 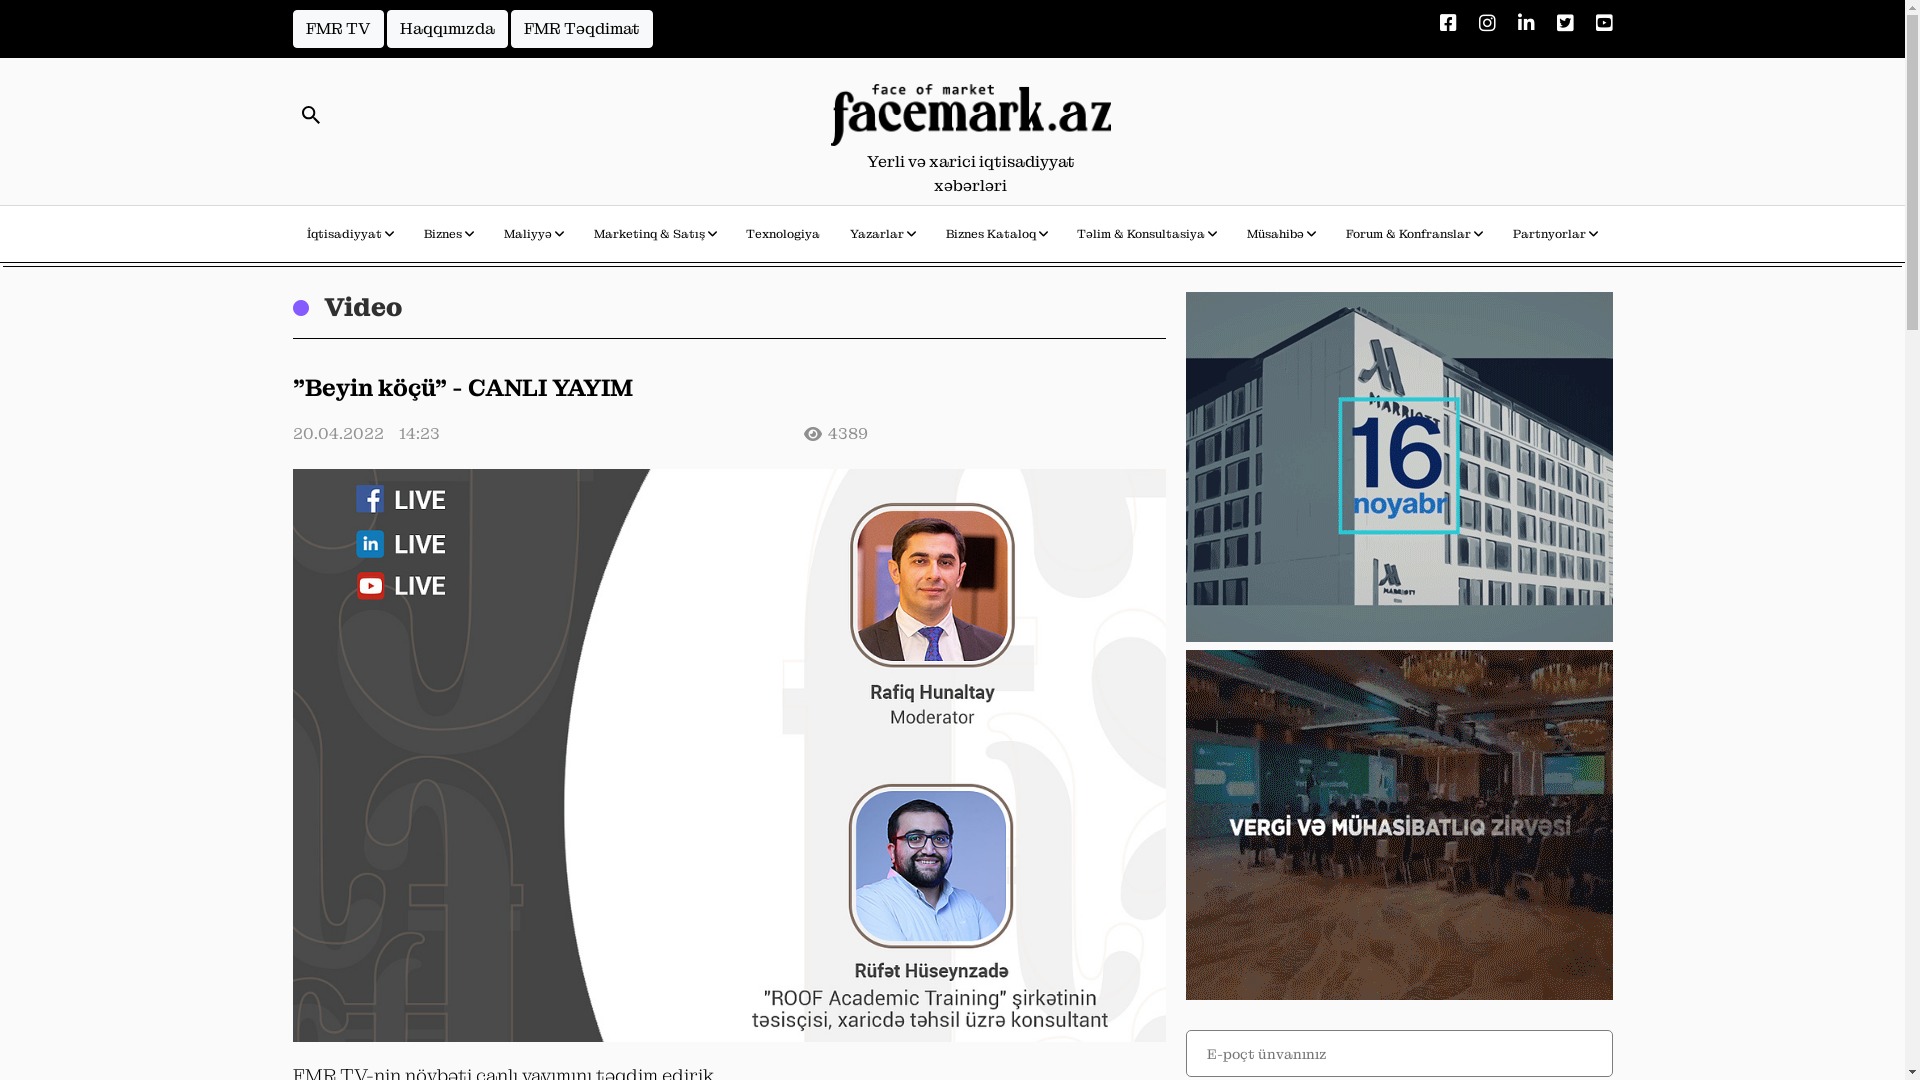 What do you see at coordinates (337, 29) in the screenshot?
I see `'FMR TV'` at bounding box center [337, 29].